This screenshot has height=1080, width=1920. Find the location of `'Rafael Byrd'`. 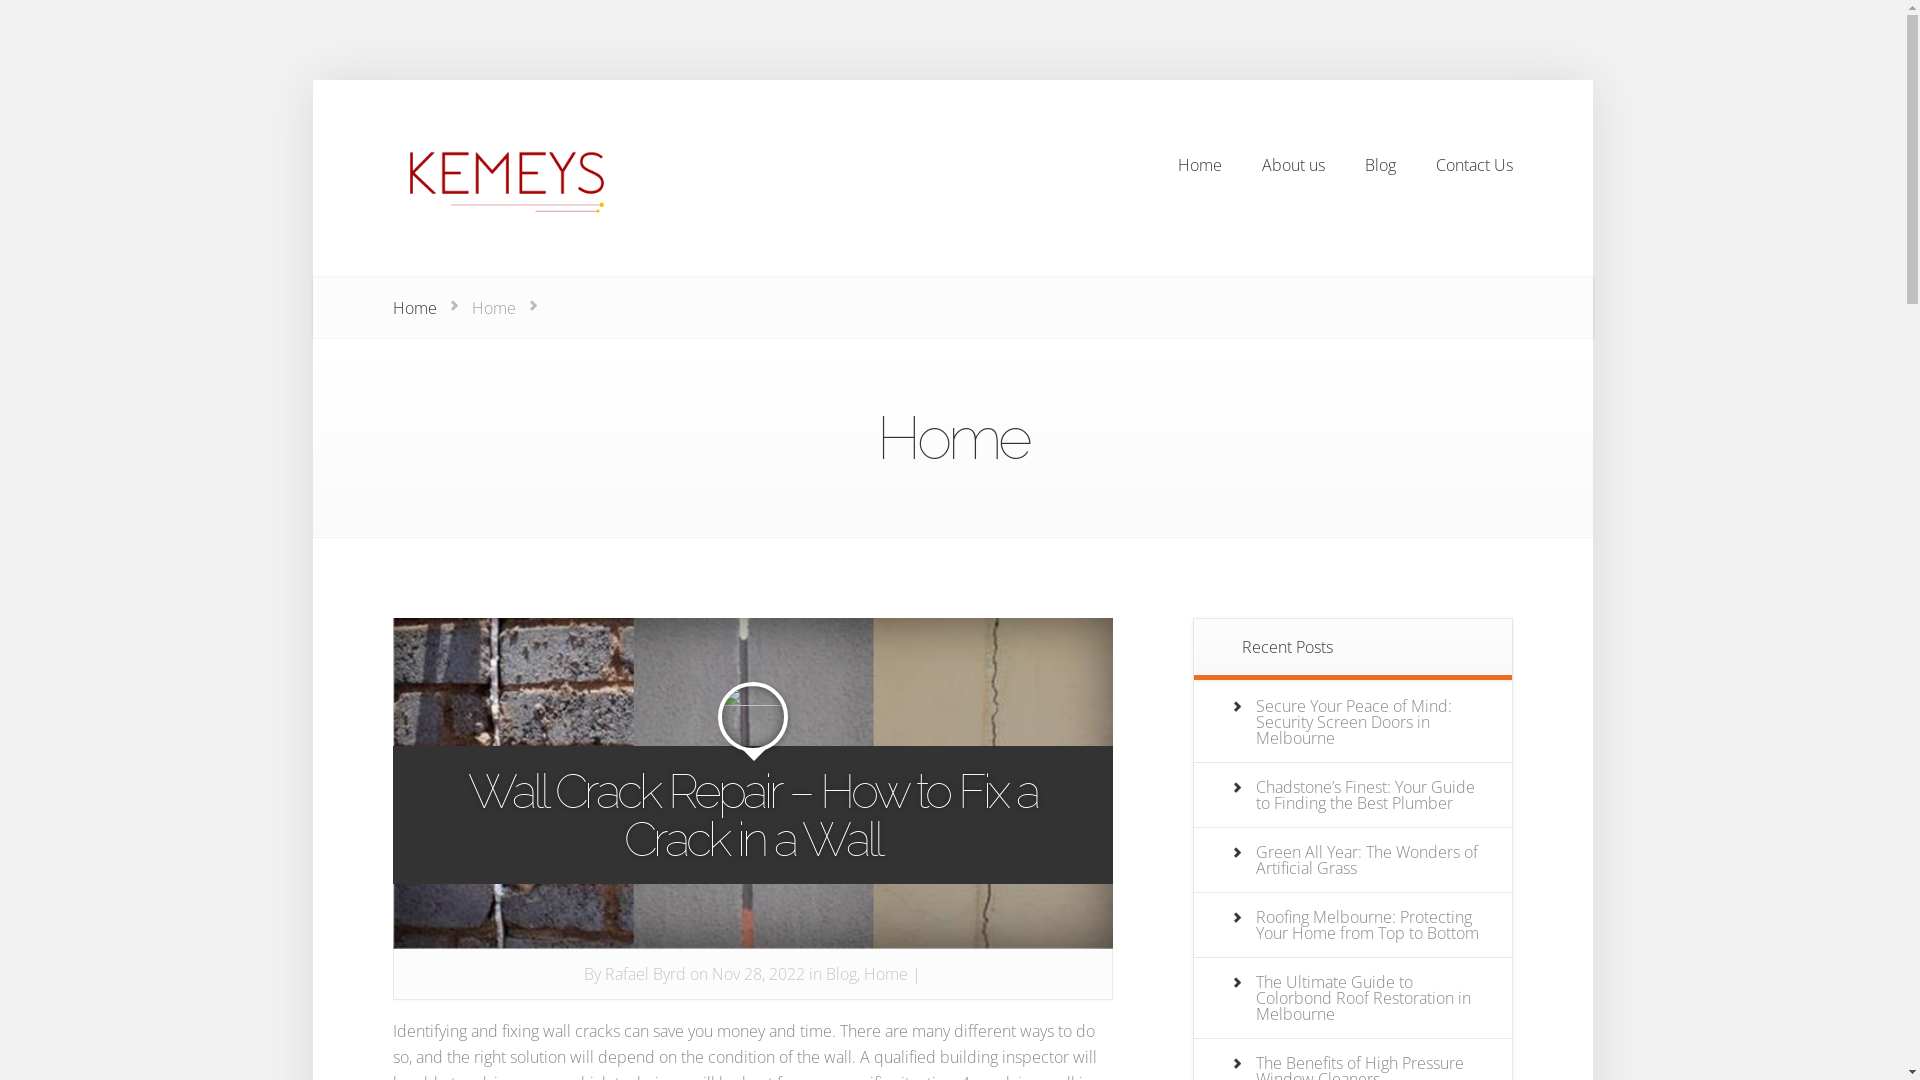

'Rafael Byrd' is located at coordinates (645, 973).